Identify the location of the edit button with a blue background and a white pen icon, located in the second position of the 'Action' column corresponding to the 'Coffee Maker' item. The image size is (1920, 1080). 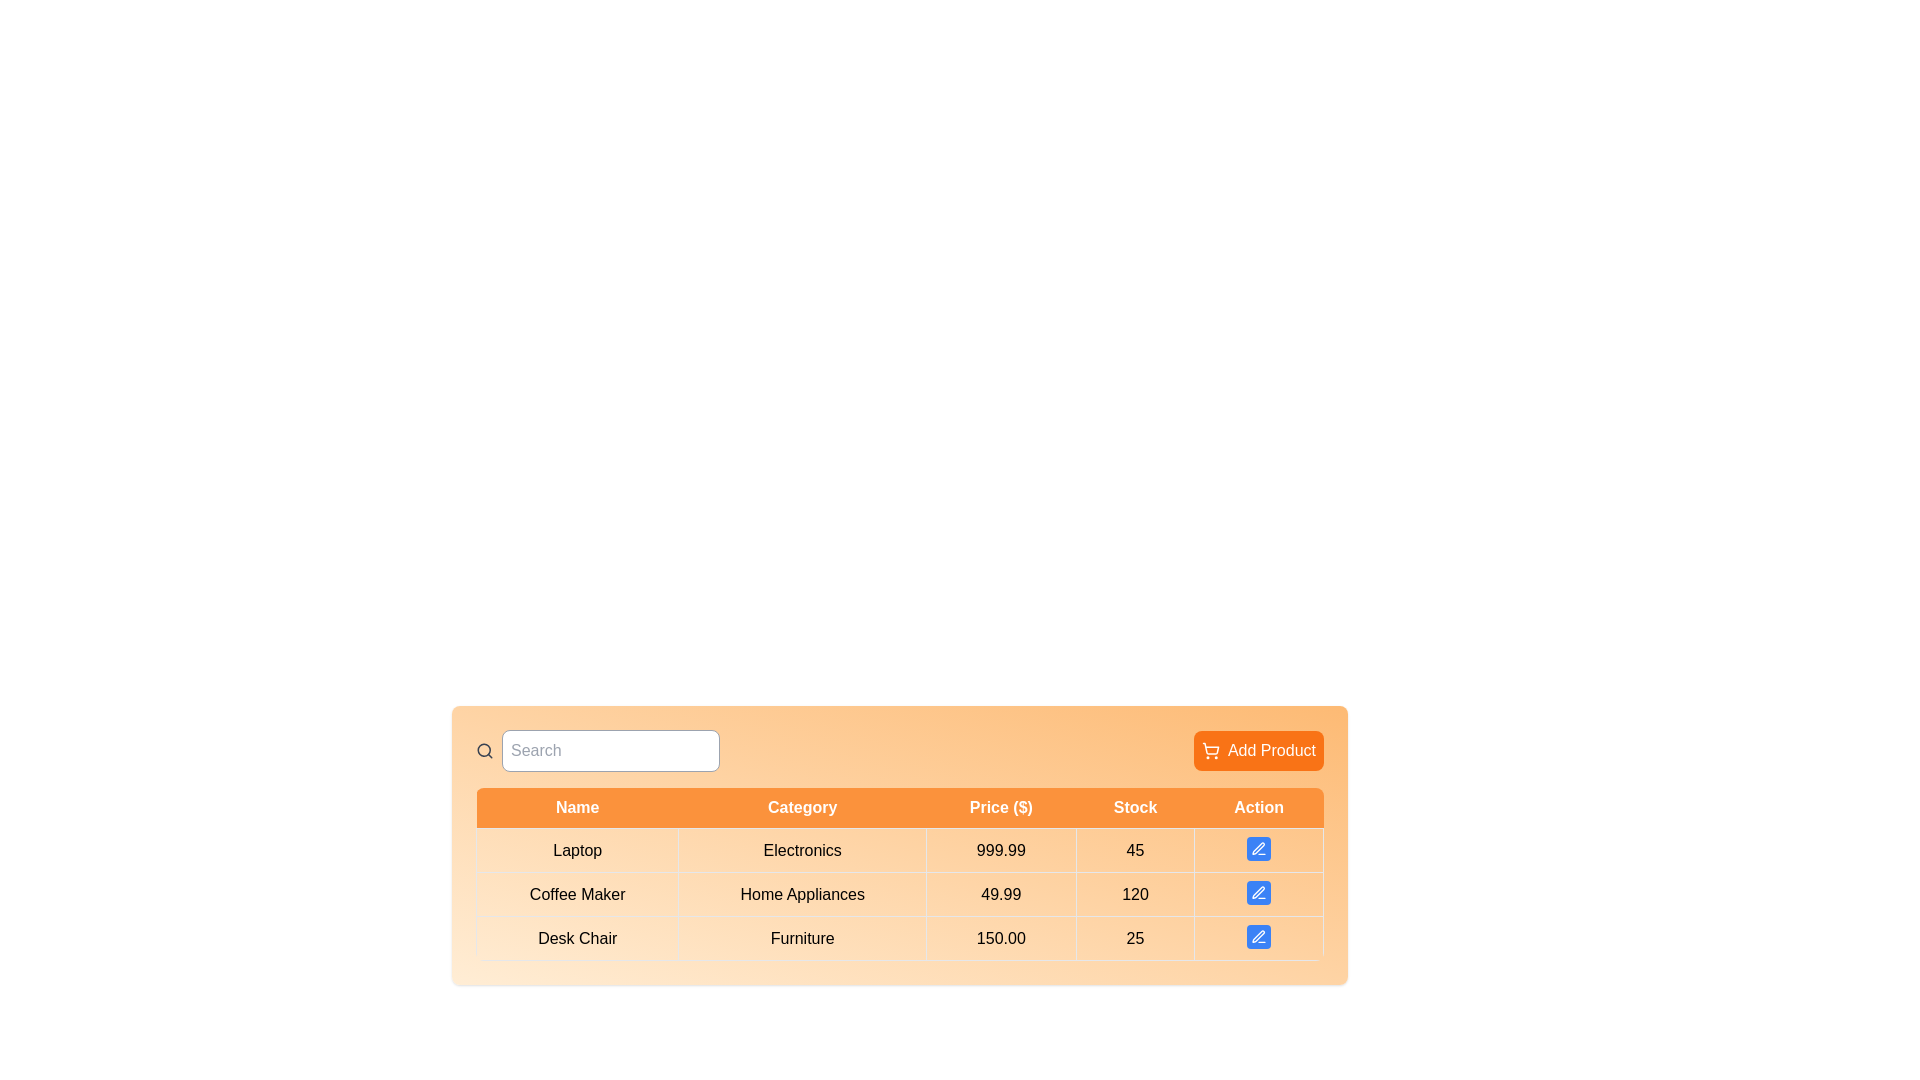
(1257, 892).